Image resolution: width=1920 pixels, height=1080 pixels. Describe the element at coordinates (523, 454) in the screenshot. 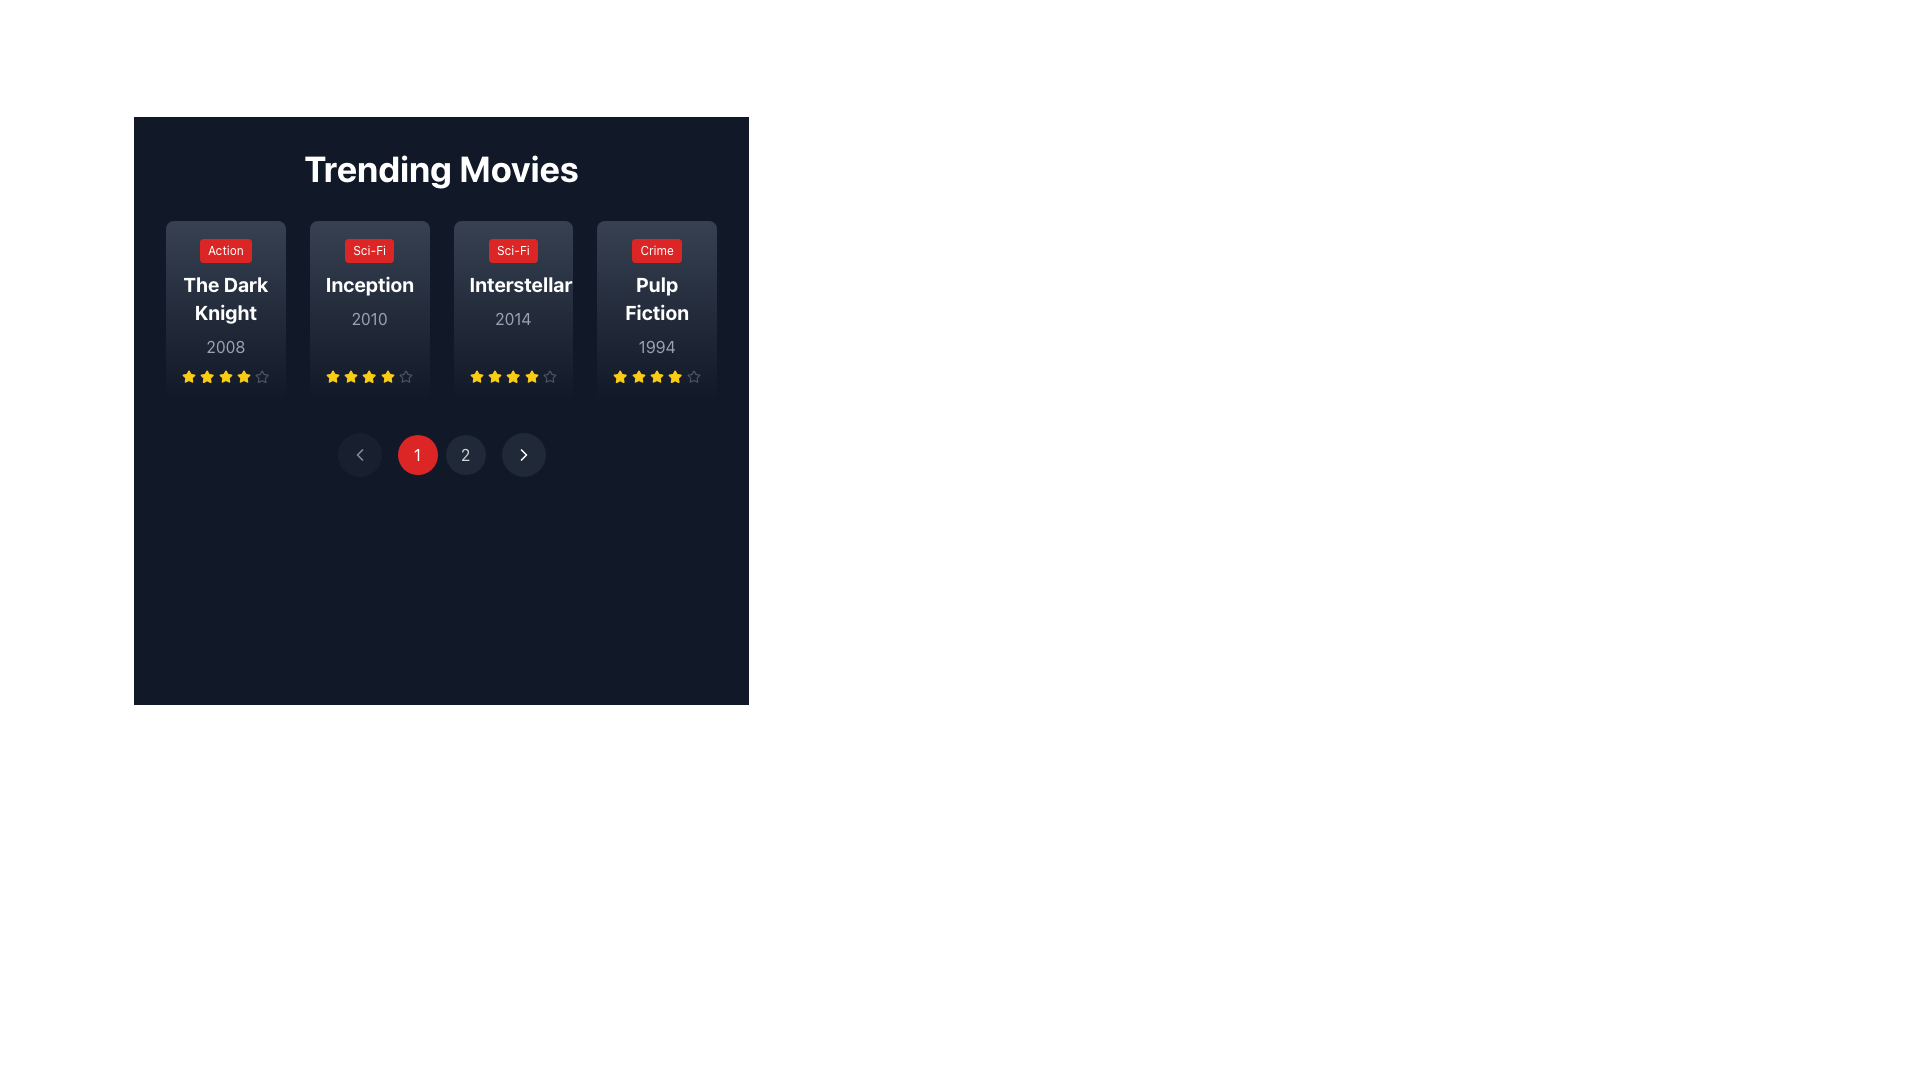

I see `the right-pointing chevron icon` at that location.